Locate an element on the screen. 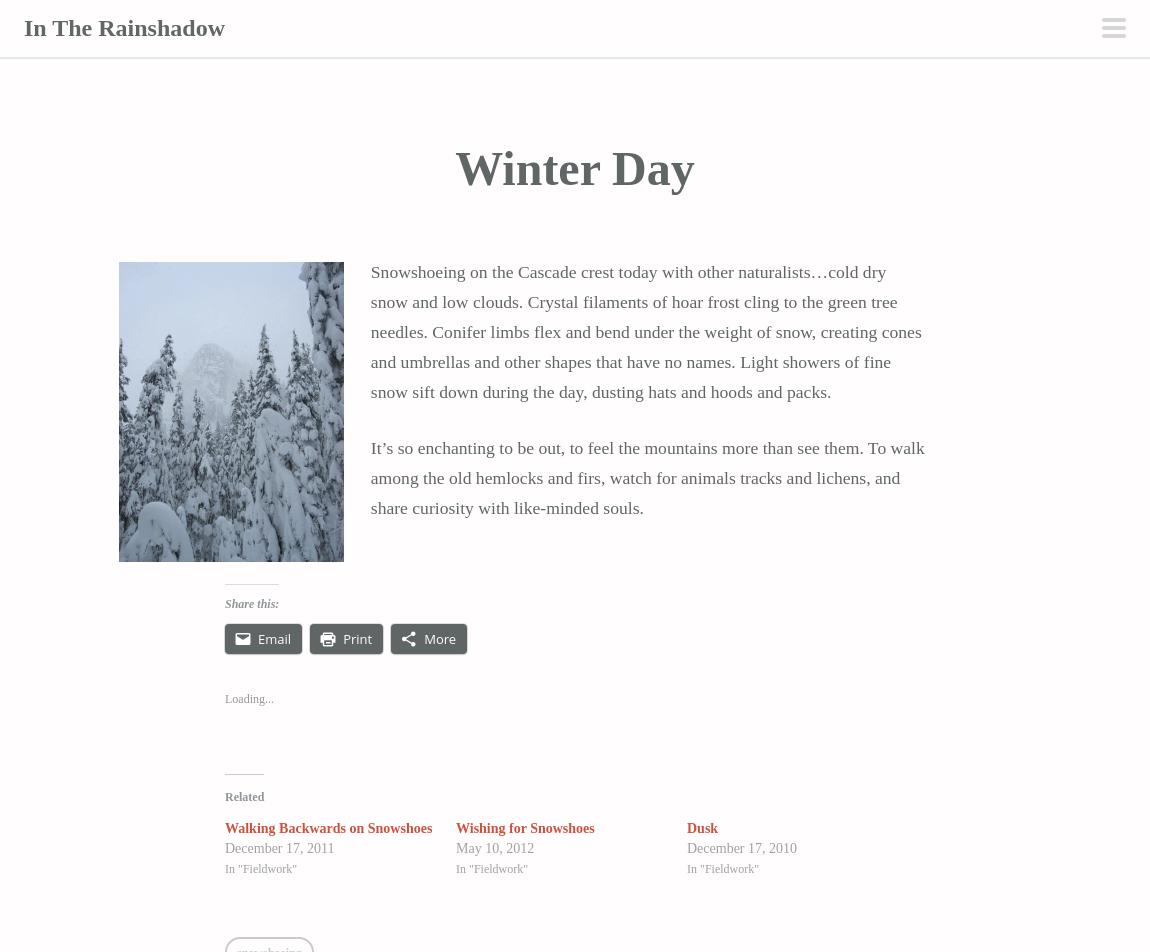 The image size is (1150, 952). 'Print' is located at coordinates (357, 638).